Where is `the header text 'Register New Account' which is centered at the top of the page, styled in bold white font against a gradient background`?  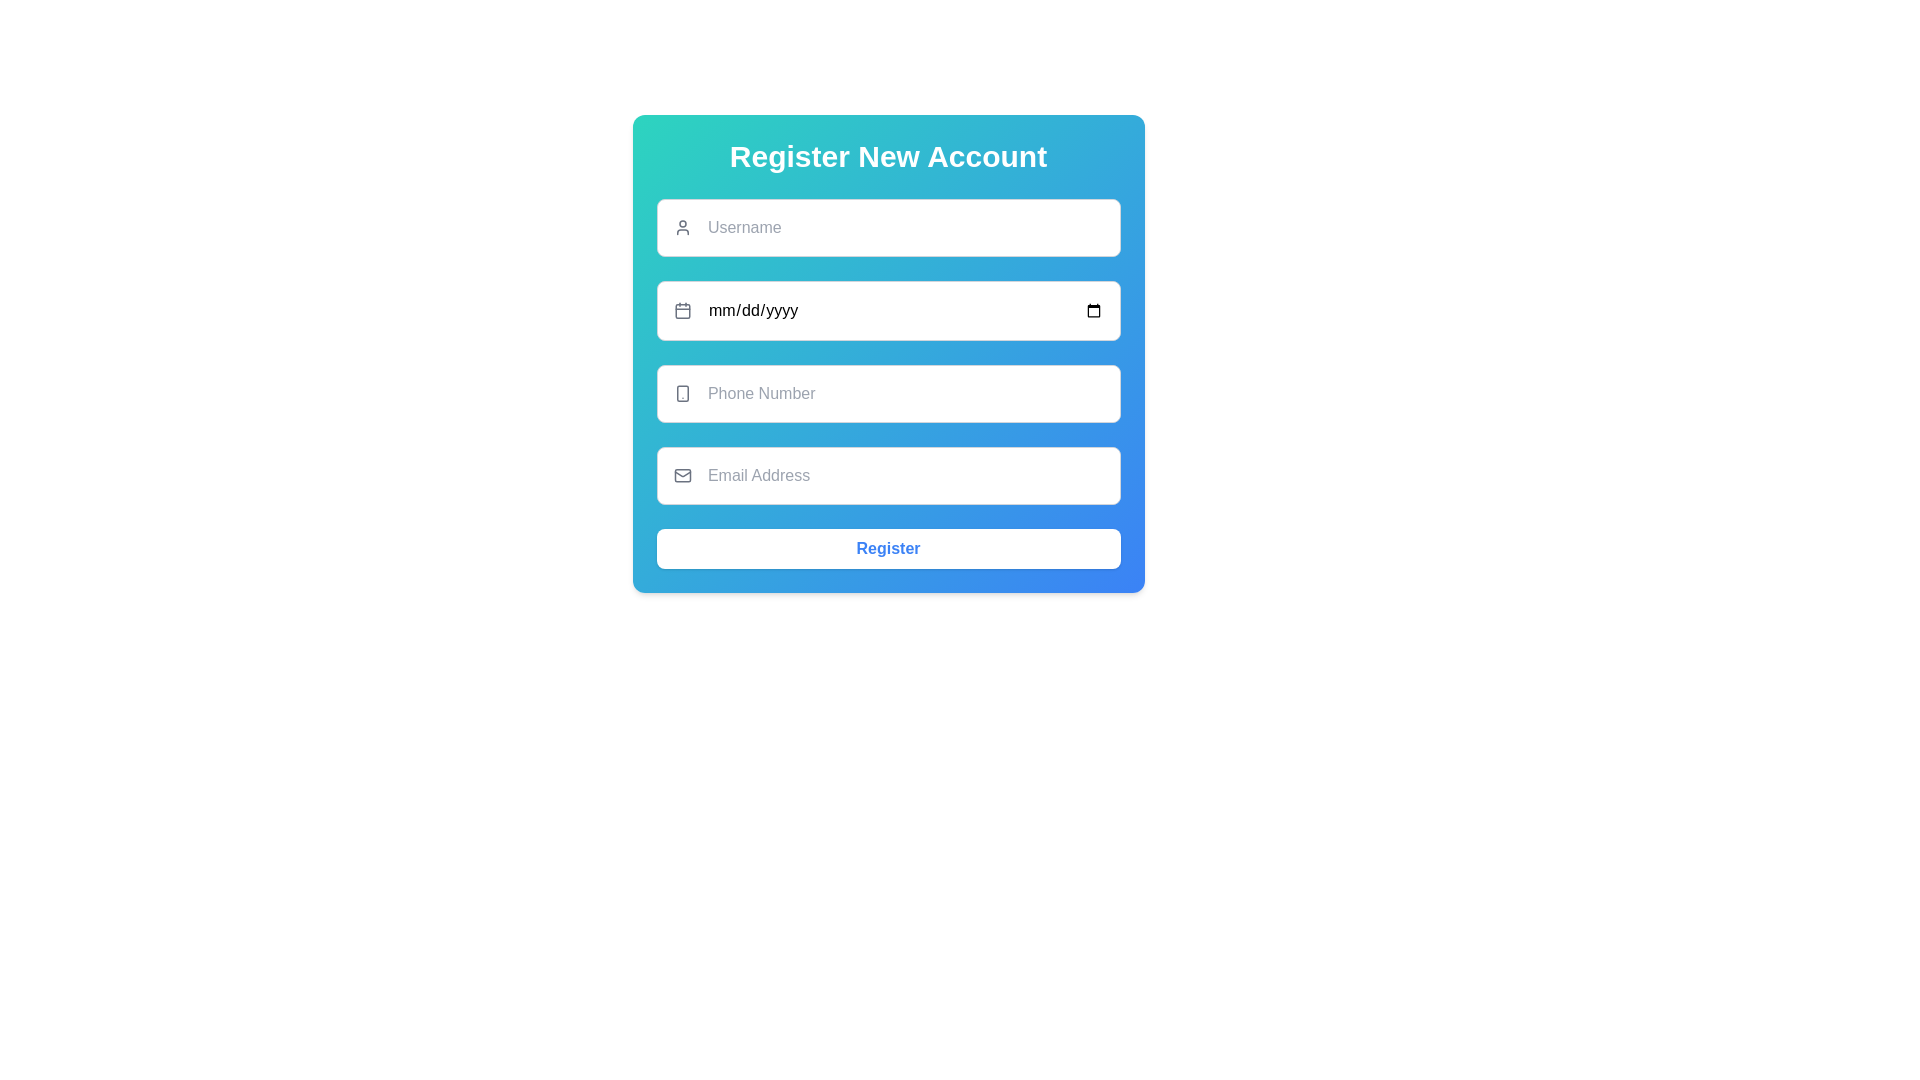 the header text 'Register New Account' which is centered at the top of the page, styled in bold white font against a gradient background is located at coordinates (887, 156).